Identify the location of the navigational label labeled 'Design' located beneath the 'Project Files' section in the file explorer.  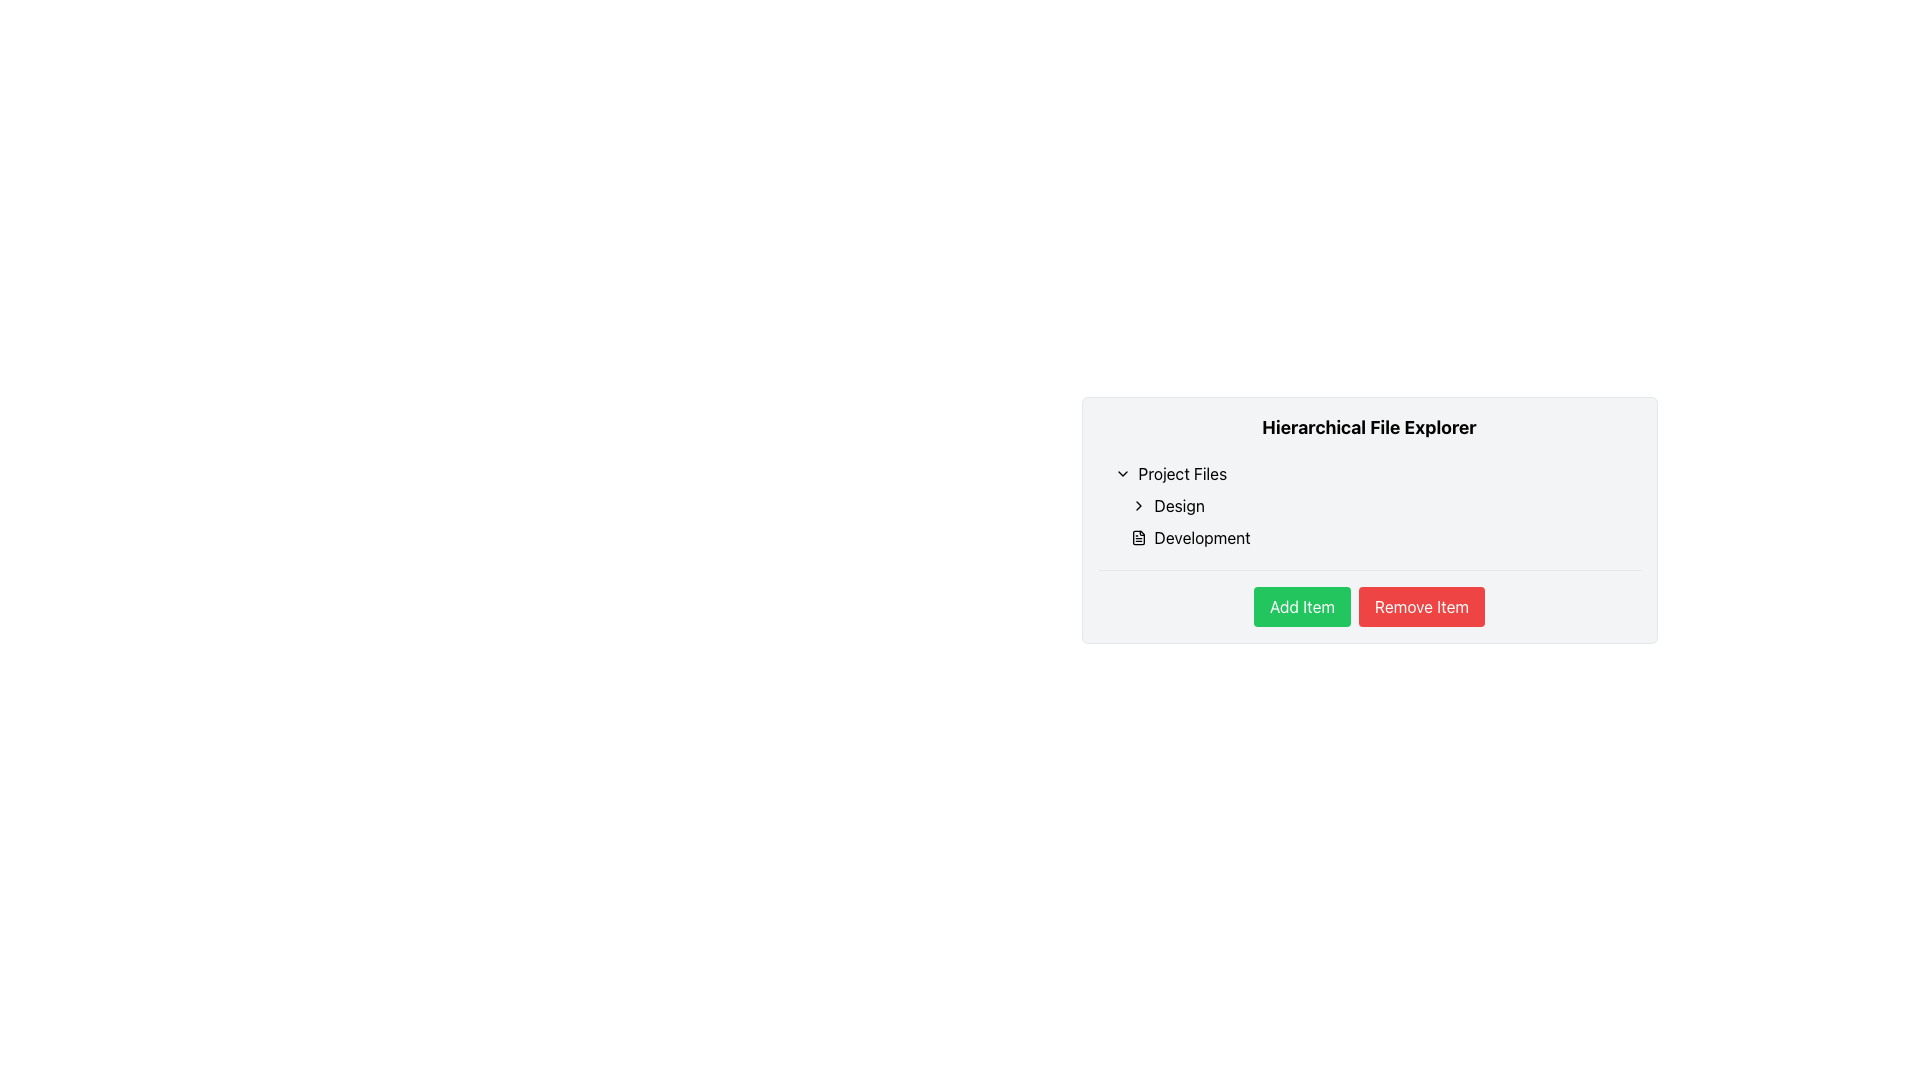
(1179, 504).